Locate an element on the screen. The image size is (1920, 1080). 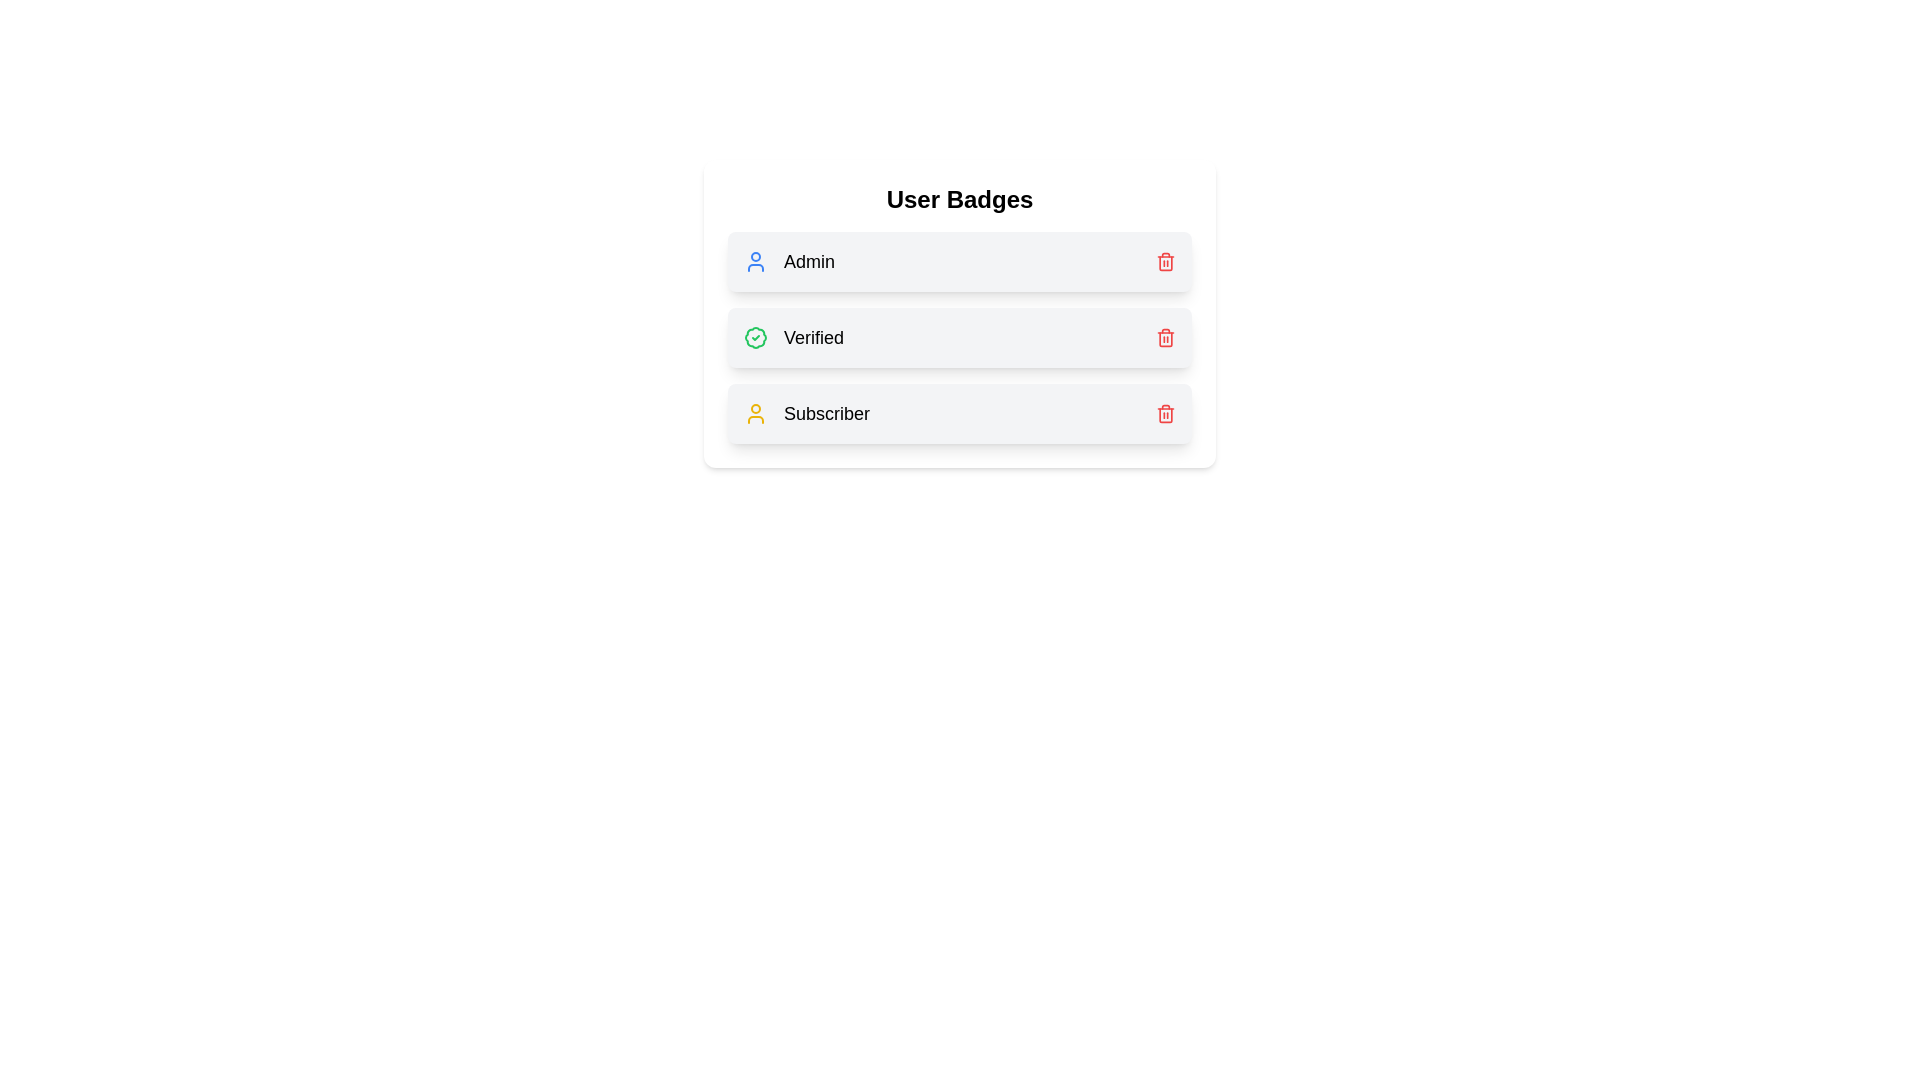
the badge icon for Admin is located at coordinates (754, 261).